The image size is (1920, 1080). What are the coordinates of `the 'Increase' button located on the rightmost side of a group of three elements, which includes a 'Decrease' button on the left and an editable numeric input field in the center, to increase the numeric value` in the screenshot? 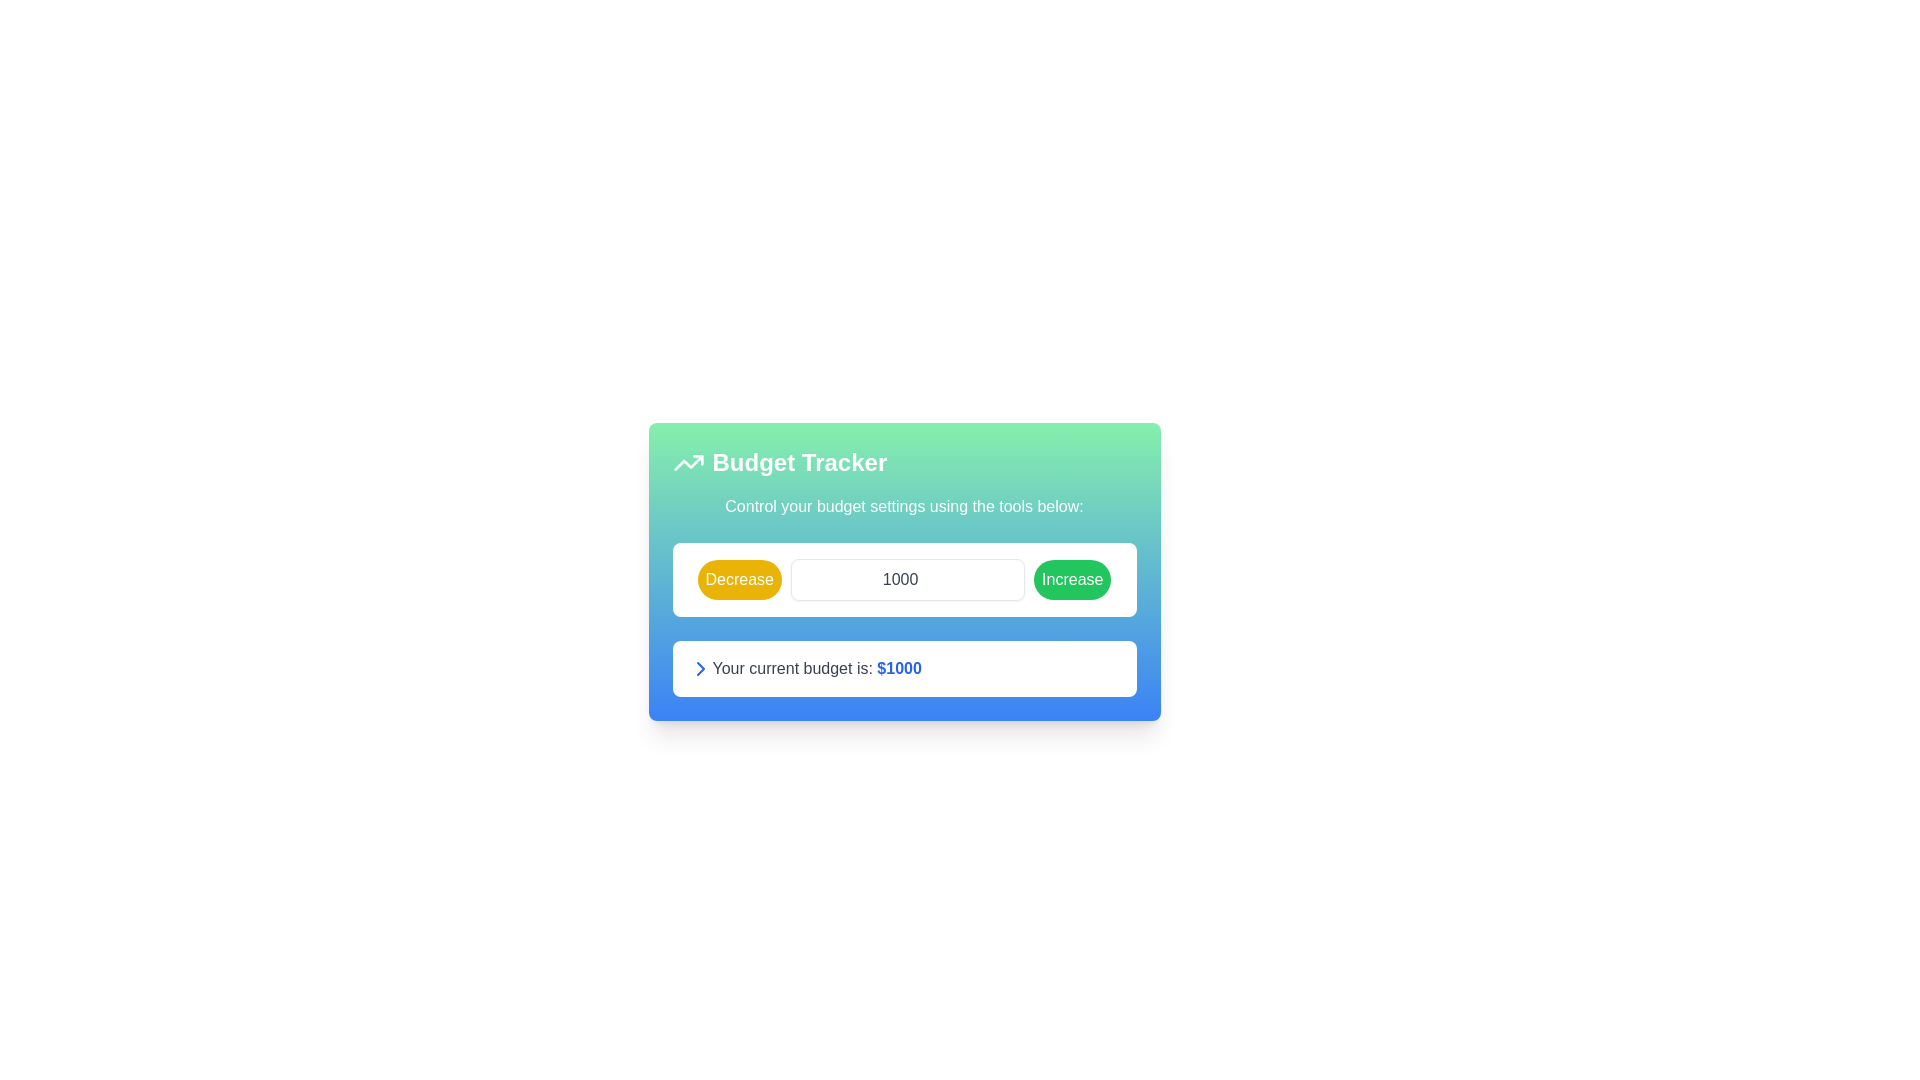 It's located at (1071, 579).